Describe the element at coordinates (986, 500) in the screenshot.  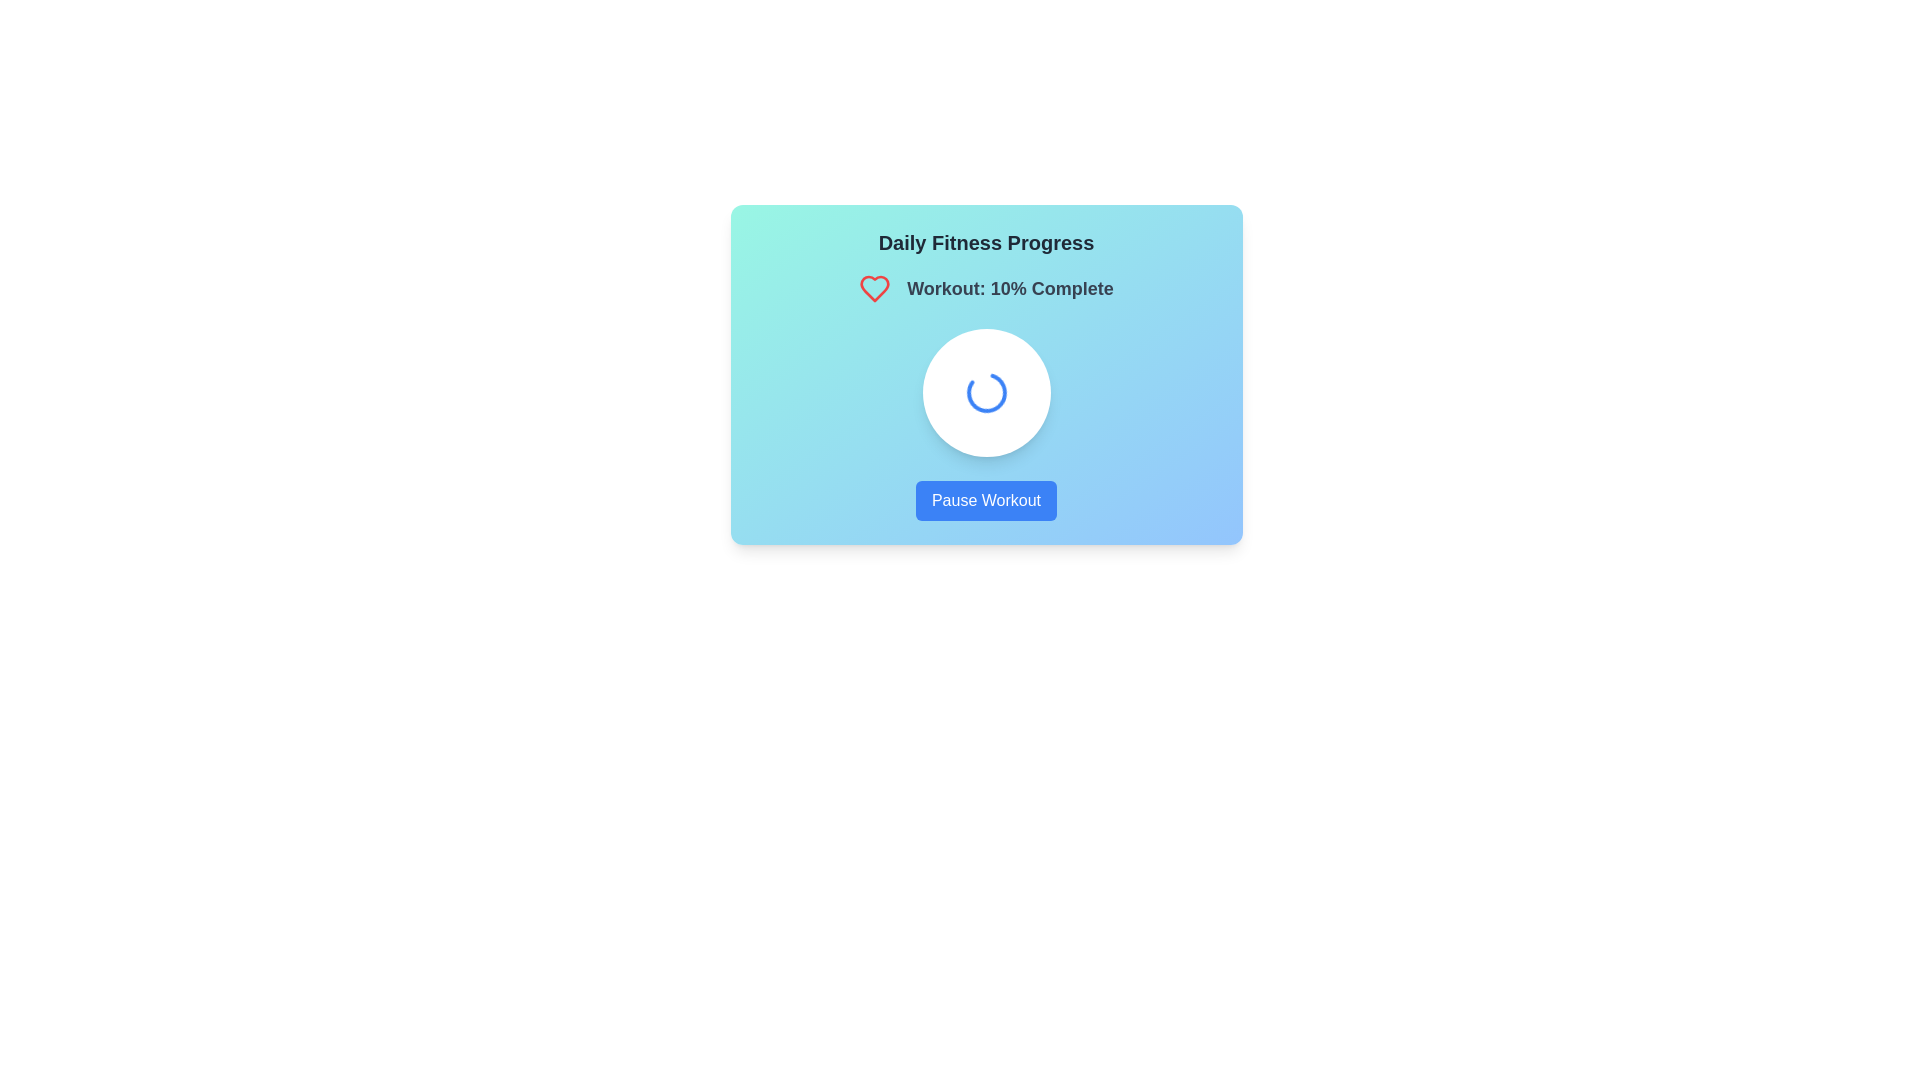
I see `the pause workout button, which is centrally located below the circular progress indicator` at that location.